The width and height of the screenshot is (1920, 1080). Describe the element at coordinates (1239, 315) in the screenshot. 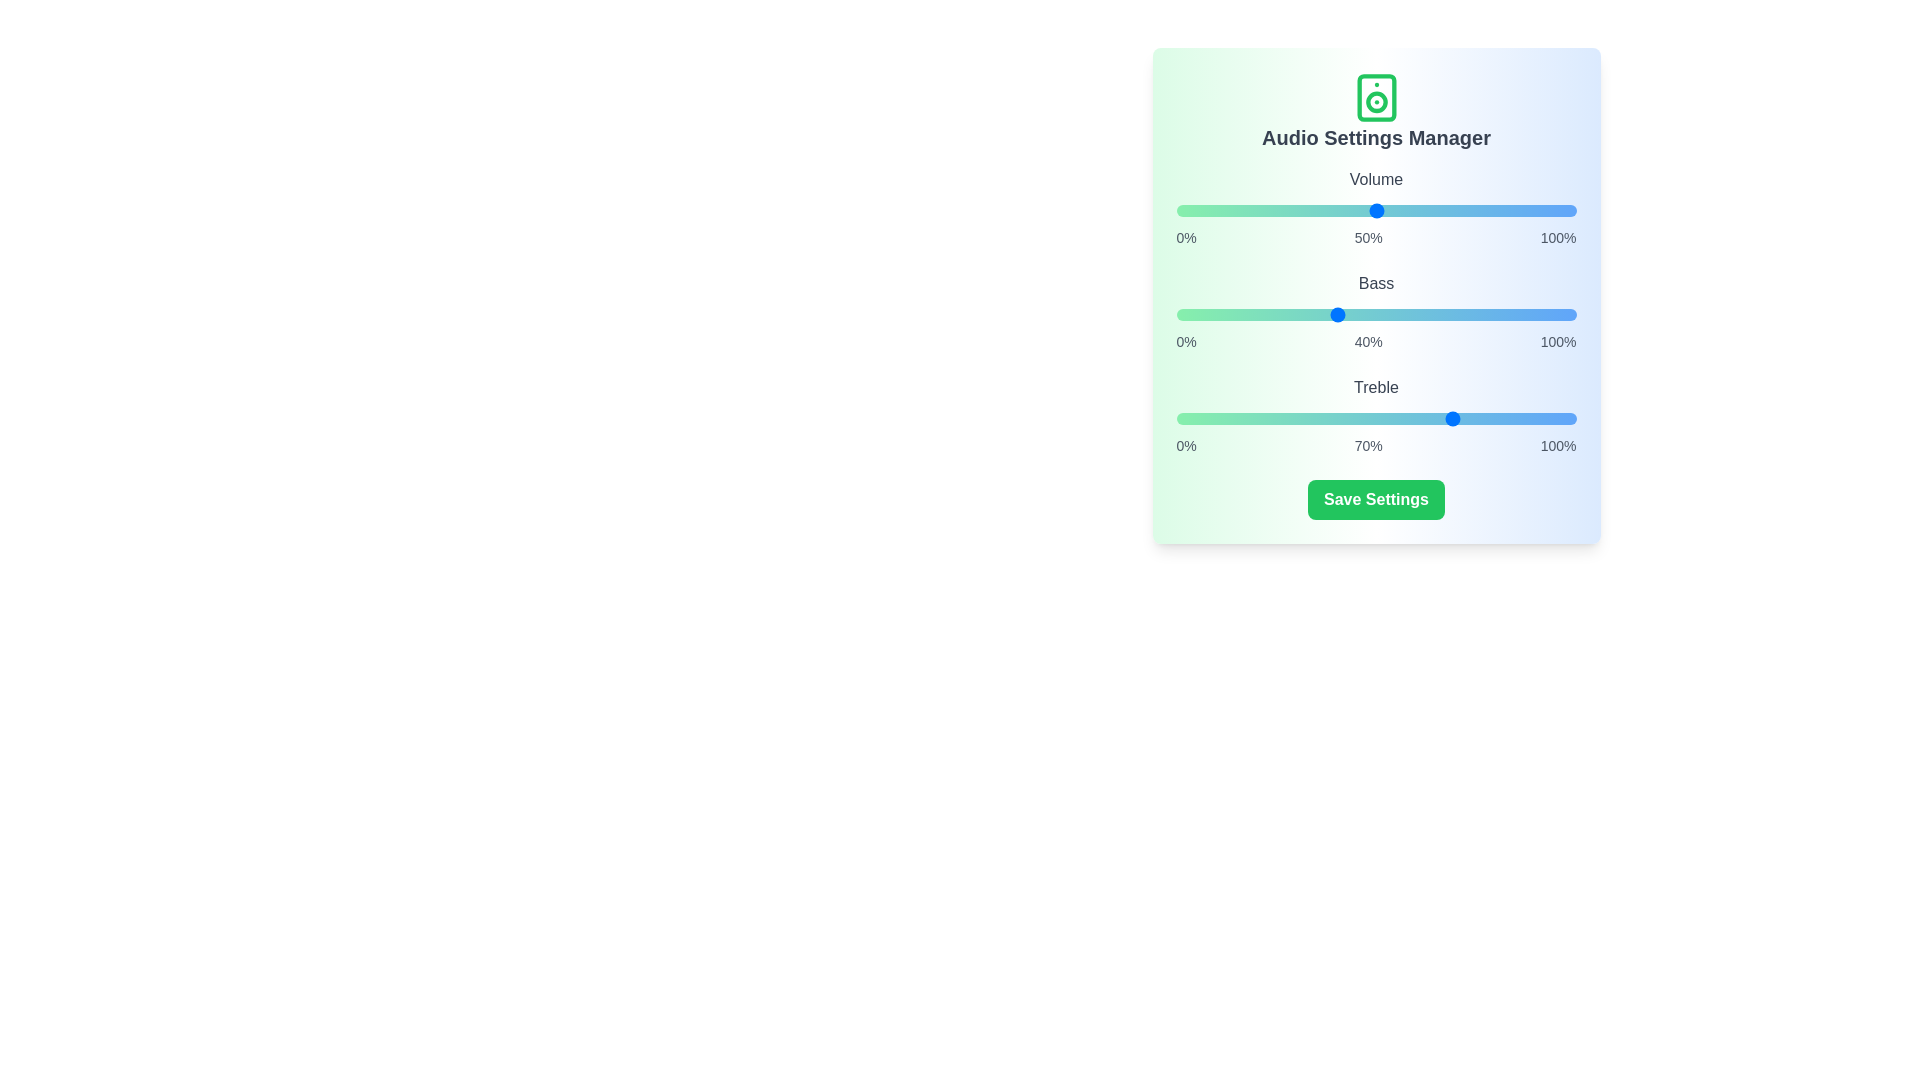

I see `the bass slider to 16%` at that location.